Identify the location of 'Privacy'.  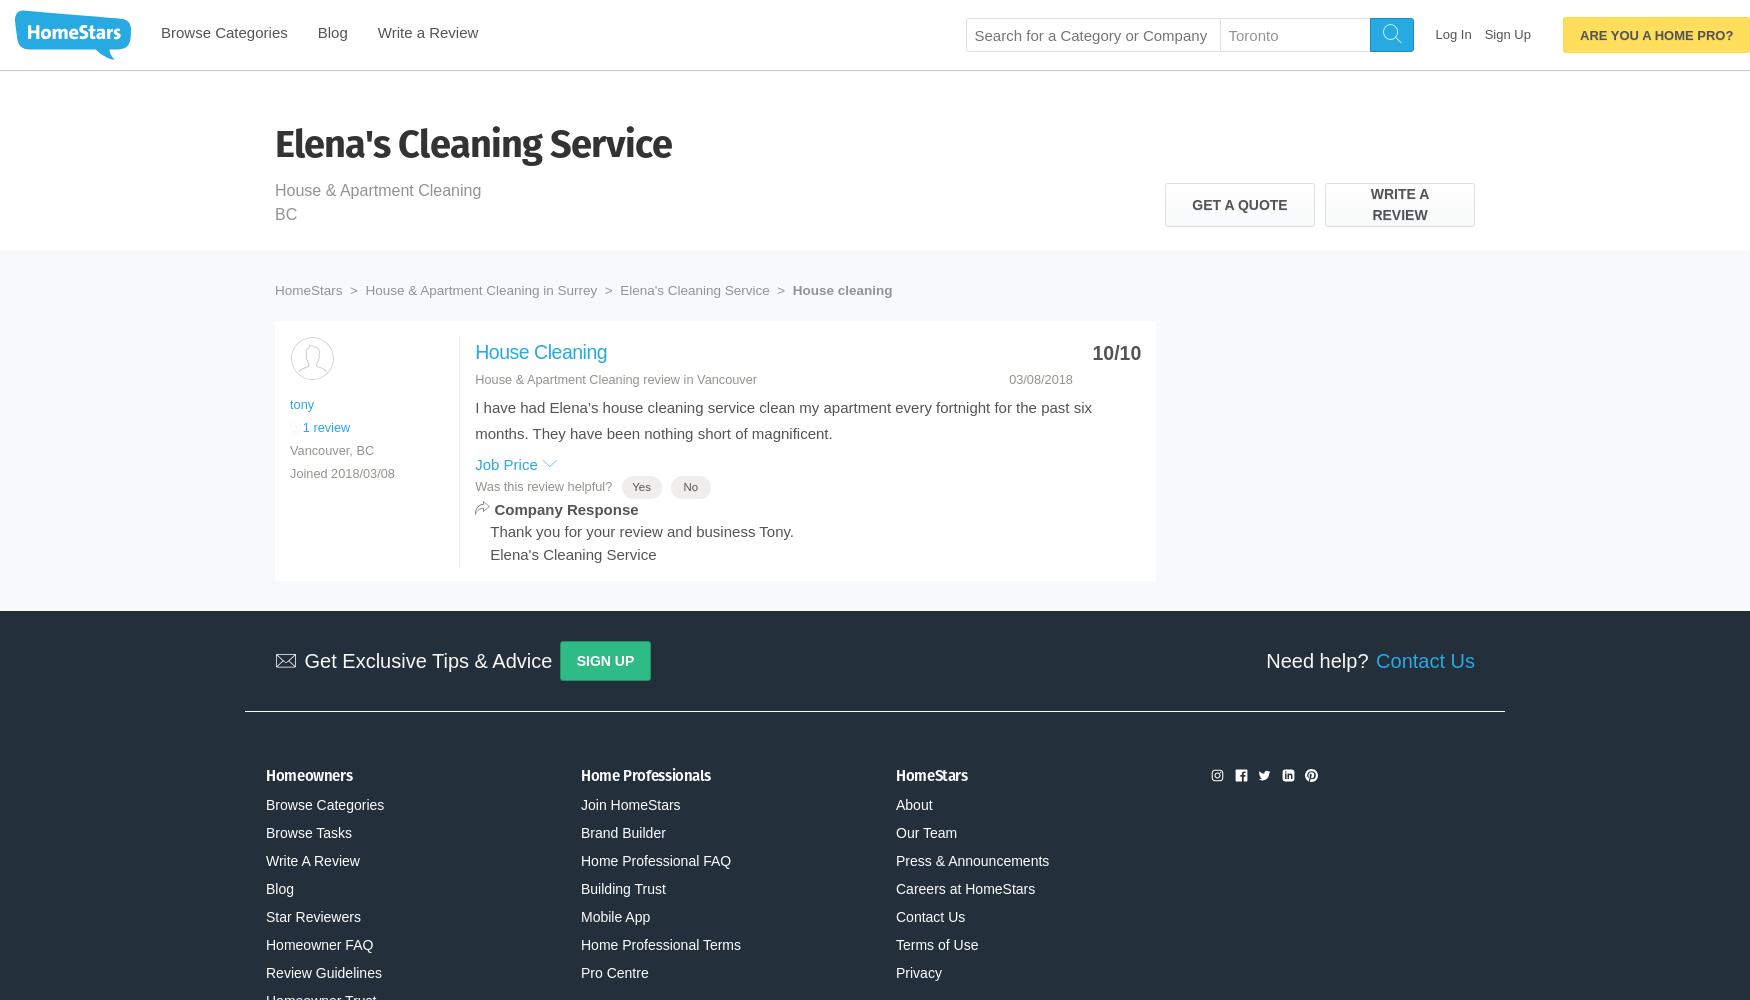
(895, 972).